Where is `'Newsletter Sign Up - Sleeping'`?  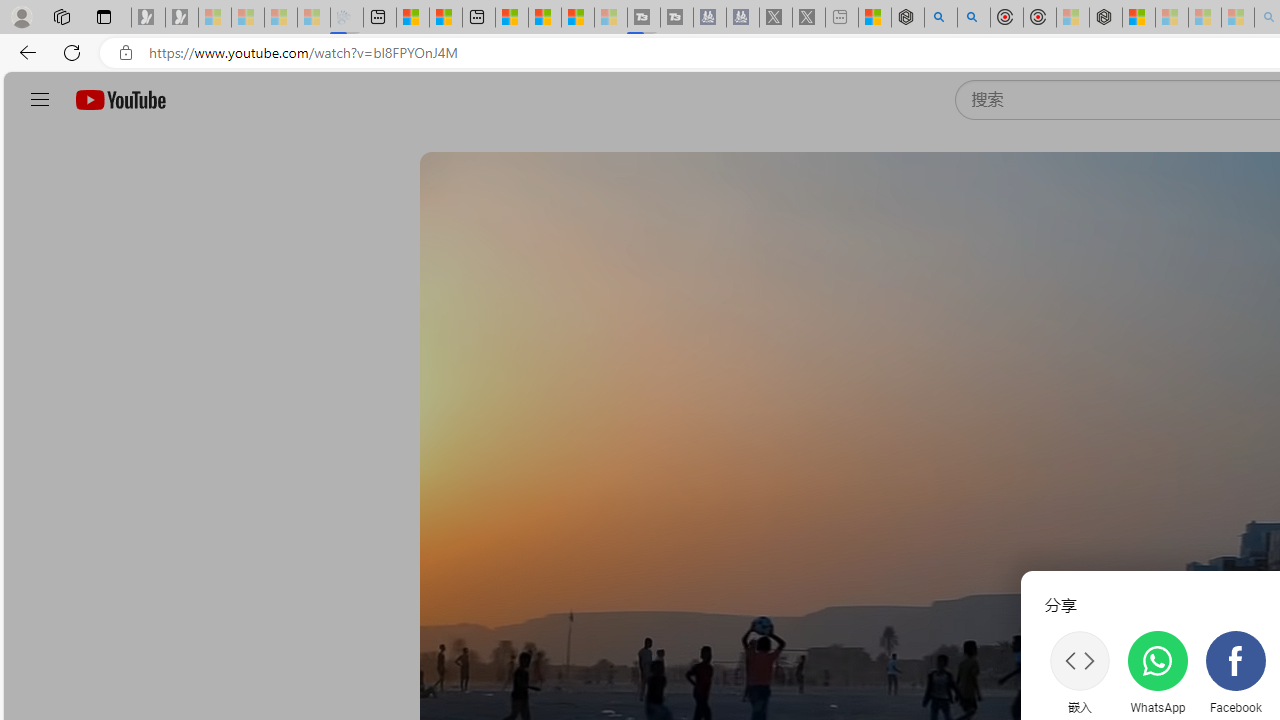
'Newsletter Sign Up - Sleeping' is located at coordinates (182, 17).